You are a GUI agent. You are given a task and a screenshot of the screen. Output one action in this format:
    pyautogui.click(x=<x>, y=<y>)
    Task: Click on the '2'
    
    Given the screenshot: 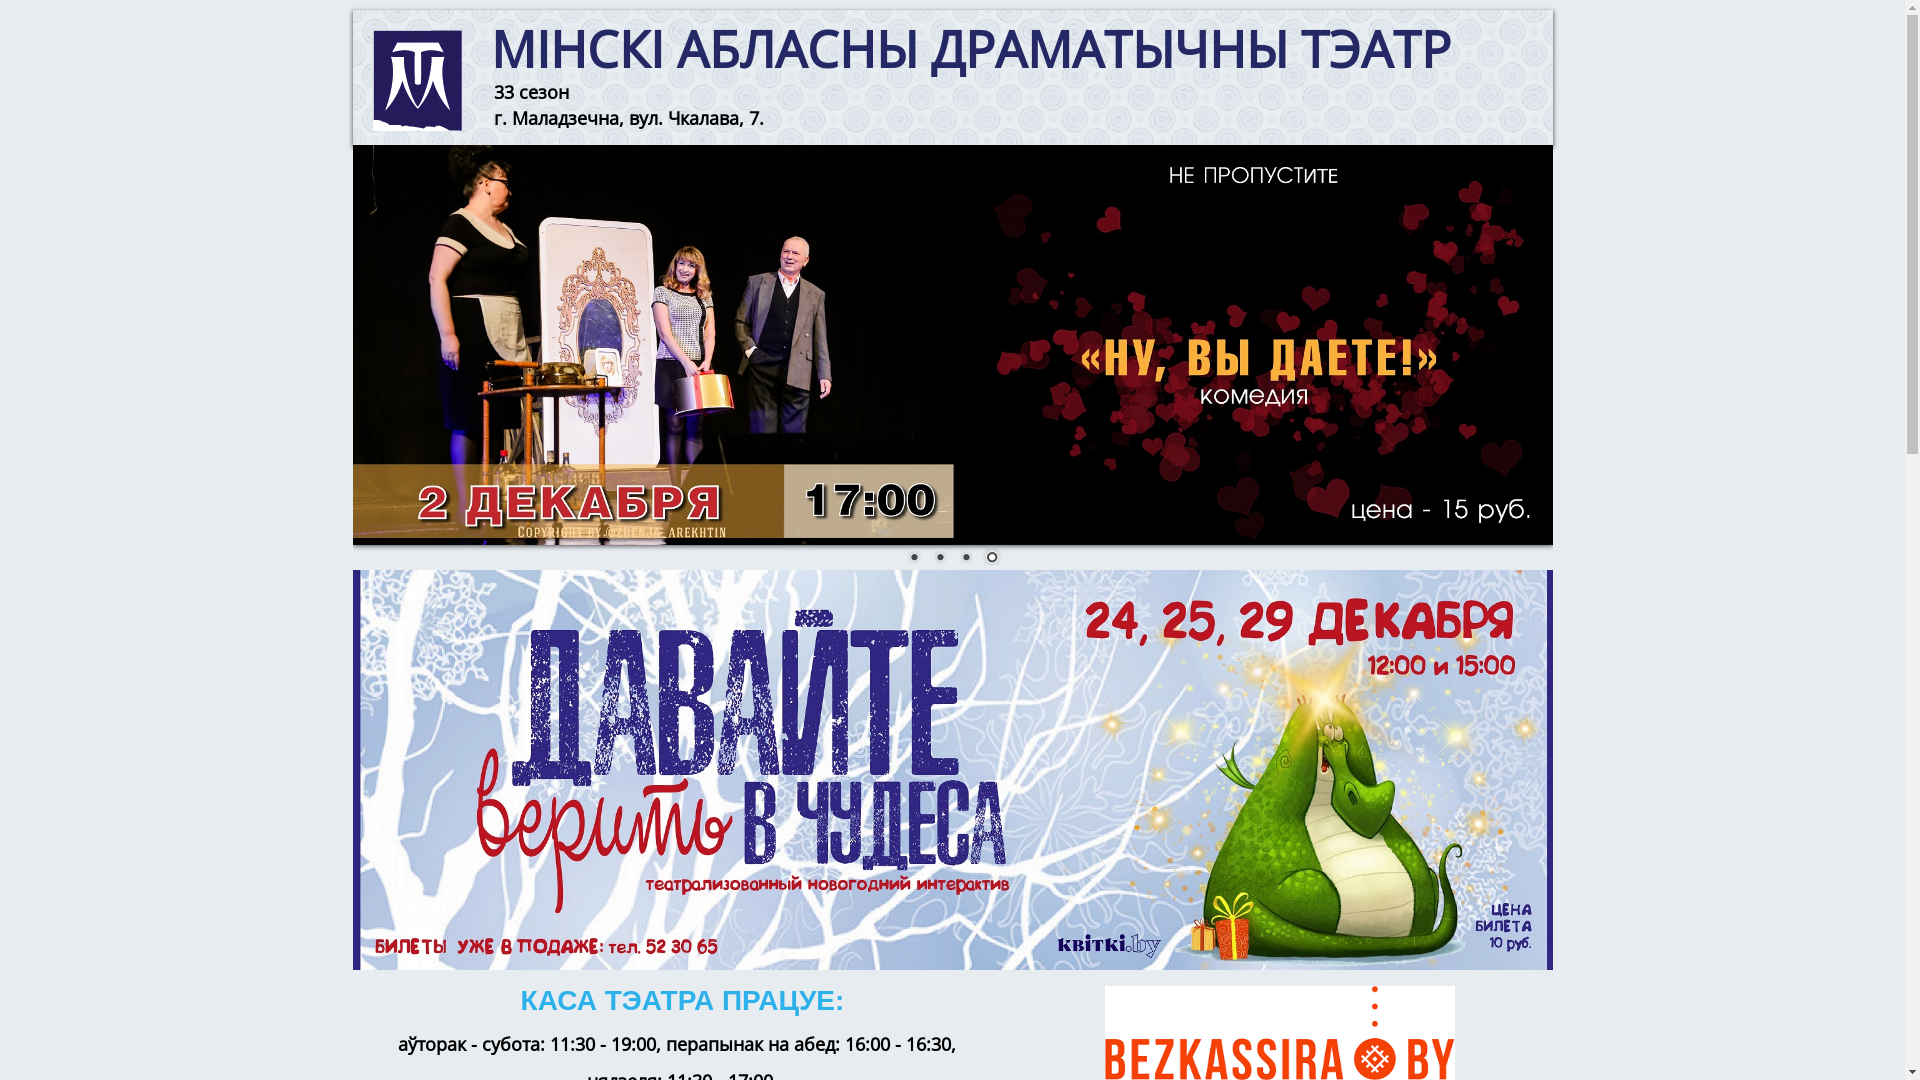 What is the action you would take?
    pyautogui.click(x=938, y=559)
    